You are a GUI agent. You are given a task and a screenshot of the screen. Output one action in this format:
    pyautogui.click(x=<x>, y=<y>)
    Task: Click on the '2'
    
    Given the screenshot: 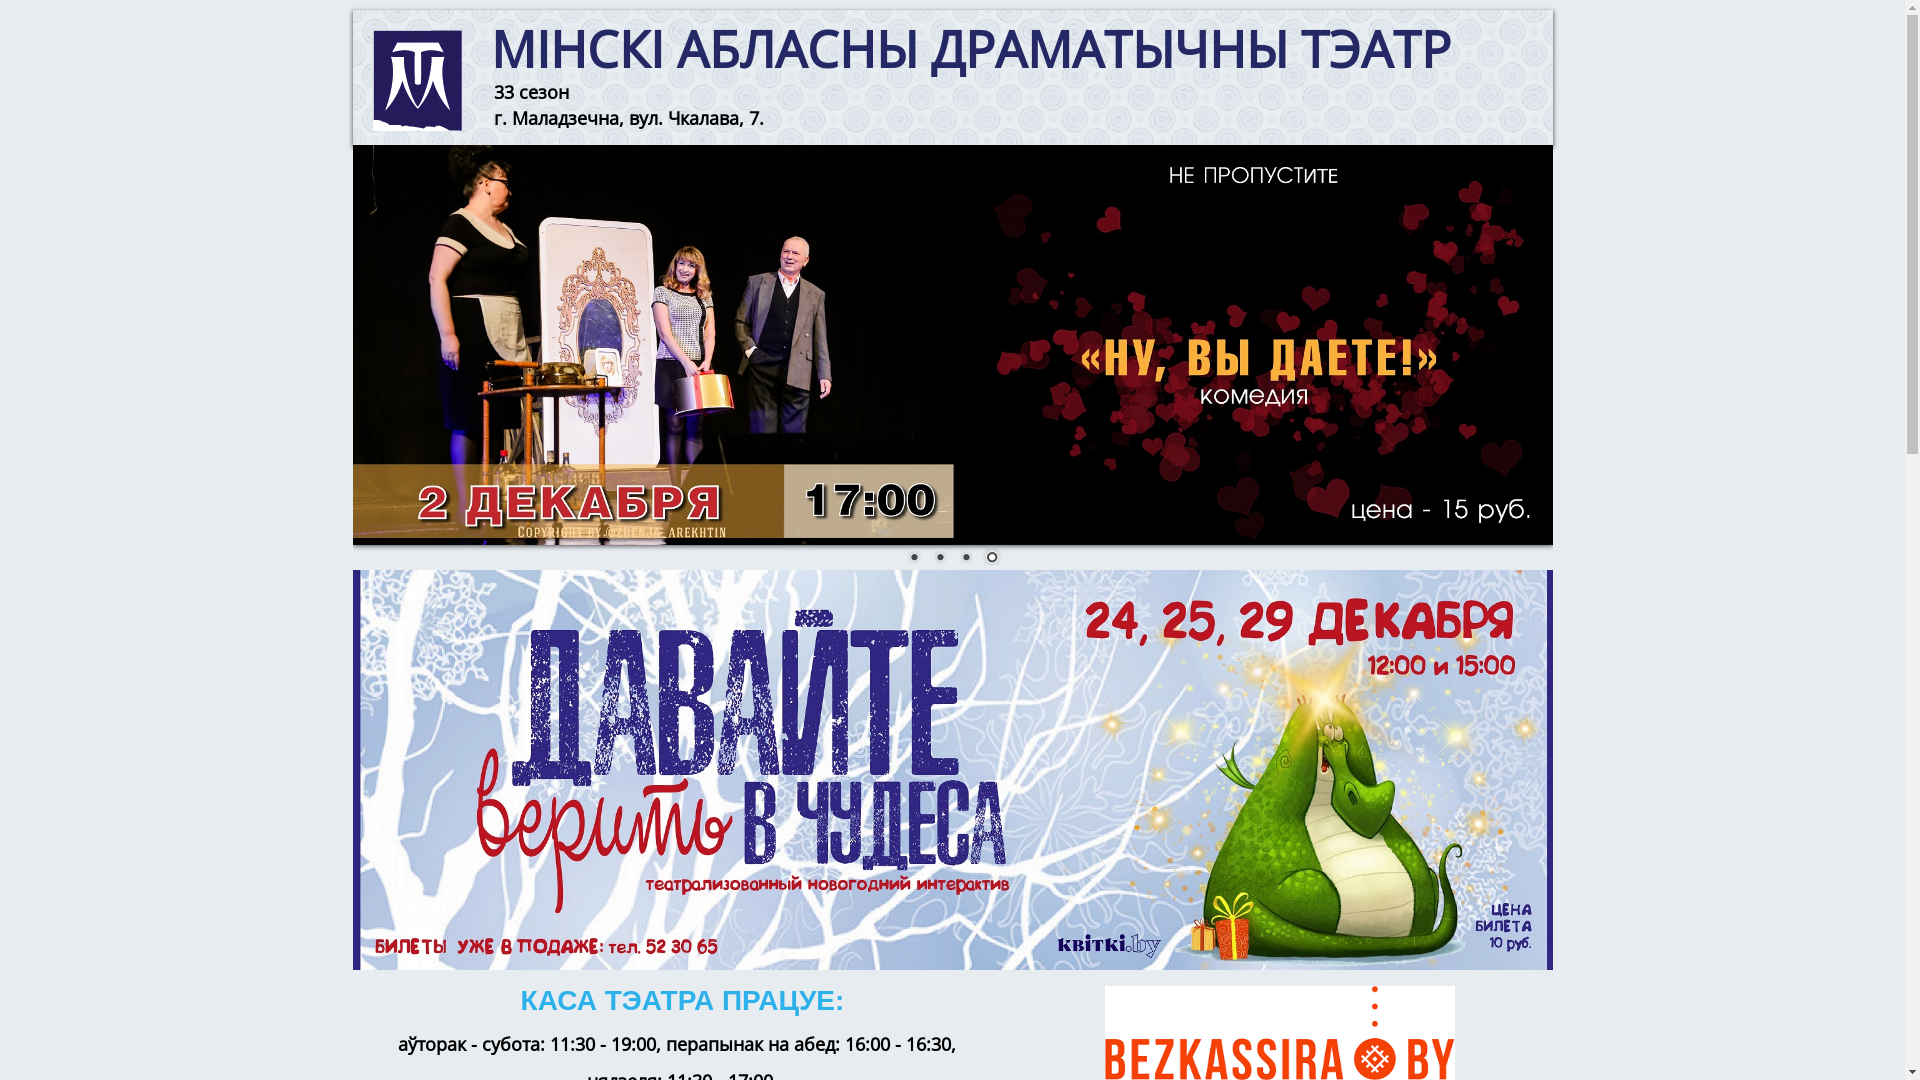 What is the action you would take?
    pyautogui.click(x=938, y=559)
    